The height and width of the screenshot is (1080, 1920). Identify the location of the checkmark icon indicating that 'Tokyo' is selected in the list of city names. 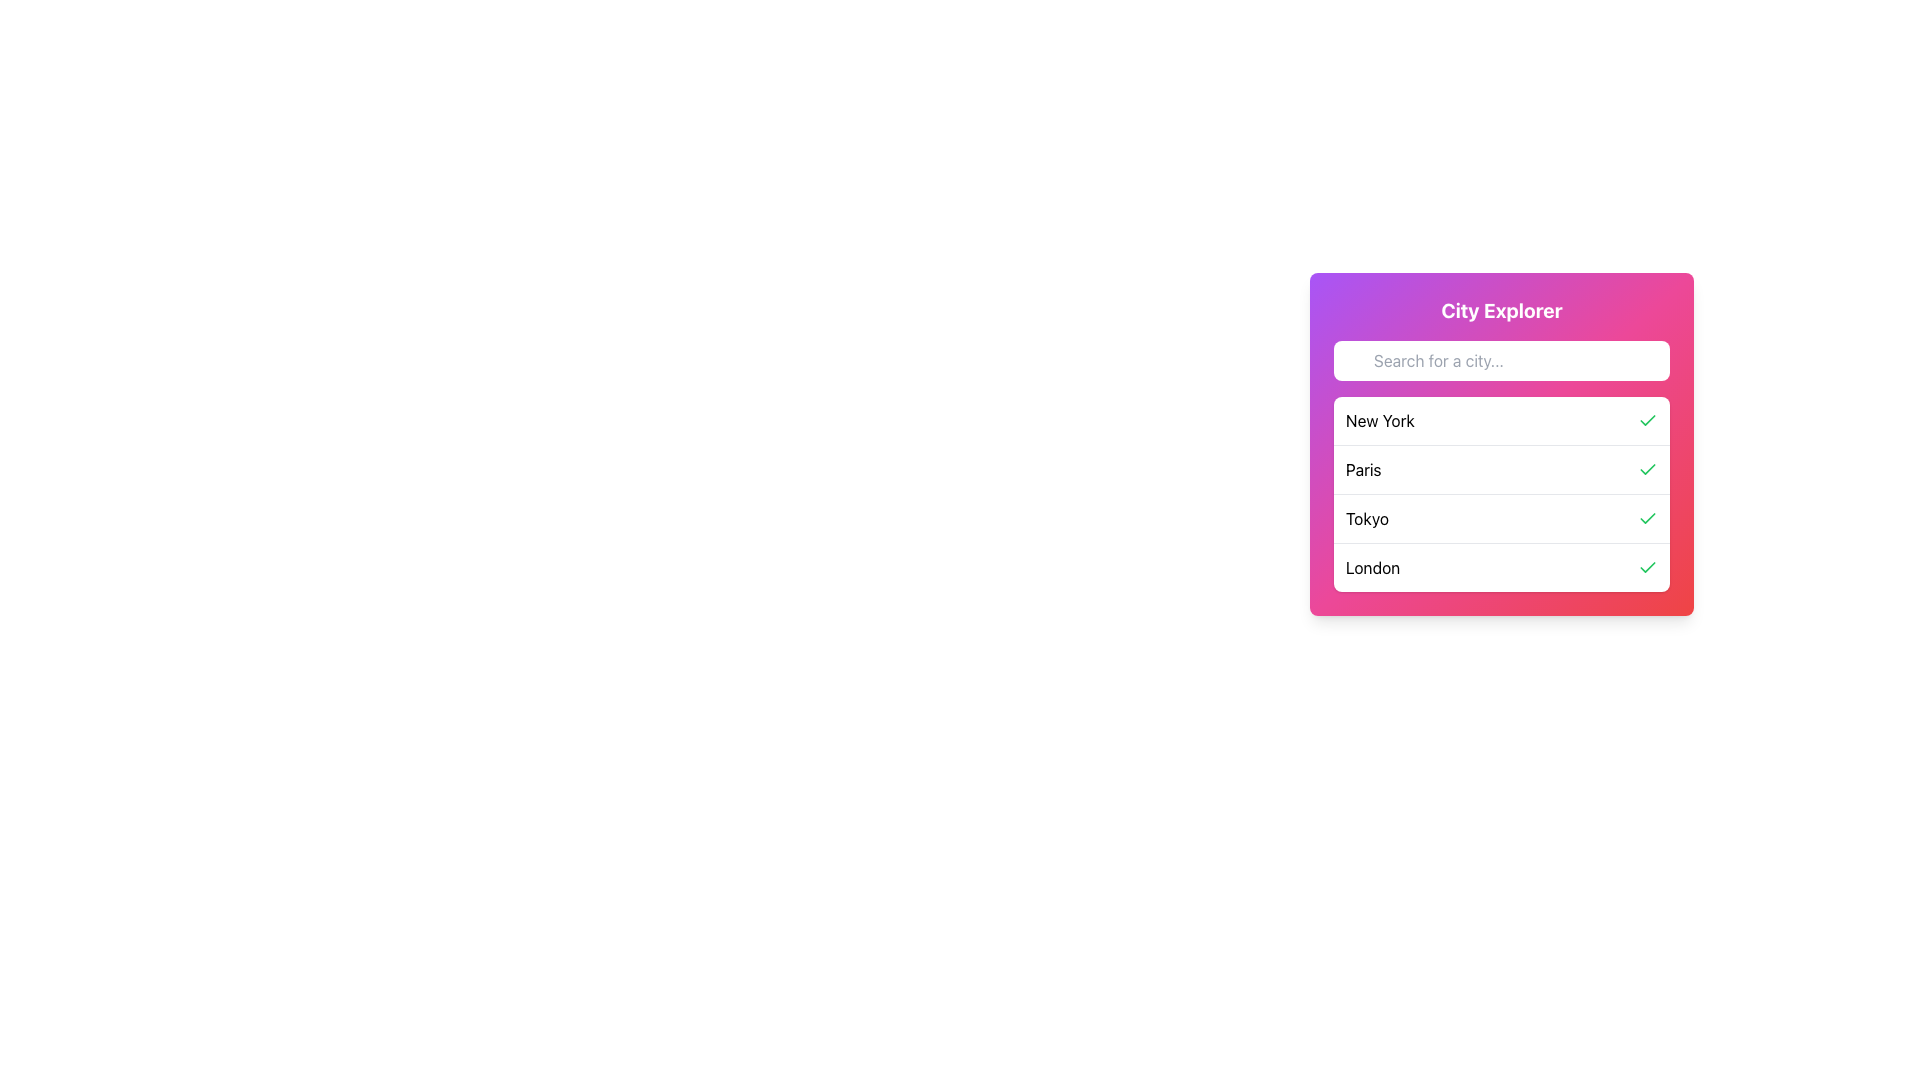
(1647, 518).